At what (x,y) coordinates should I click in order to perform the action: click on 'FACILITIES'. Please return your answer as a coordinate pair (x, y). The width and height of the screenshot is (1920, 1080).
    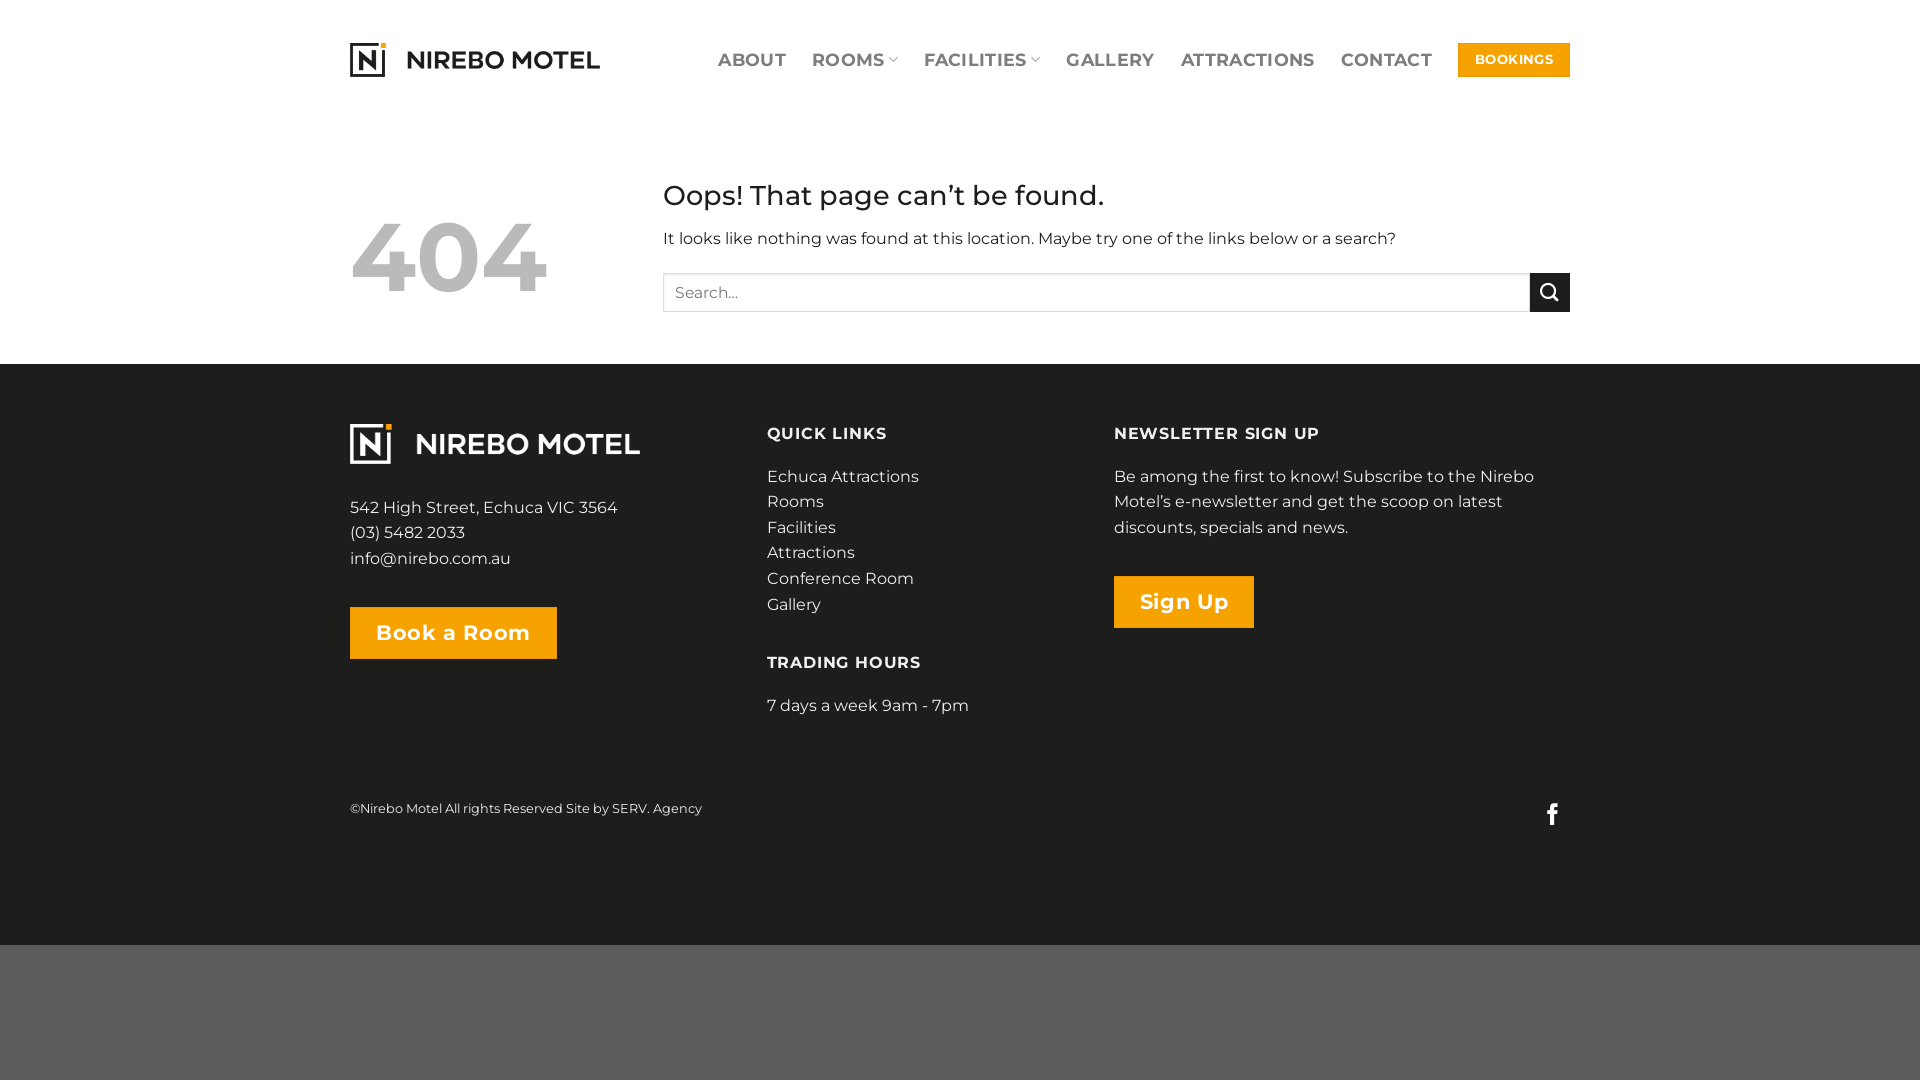
    Looking at the image, I should click on (923, 58).